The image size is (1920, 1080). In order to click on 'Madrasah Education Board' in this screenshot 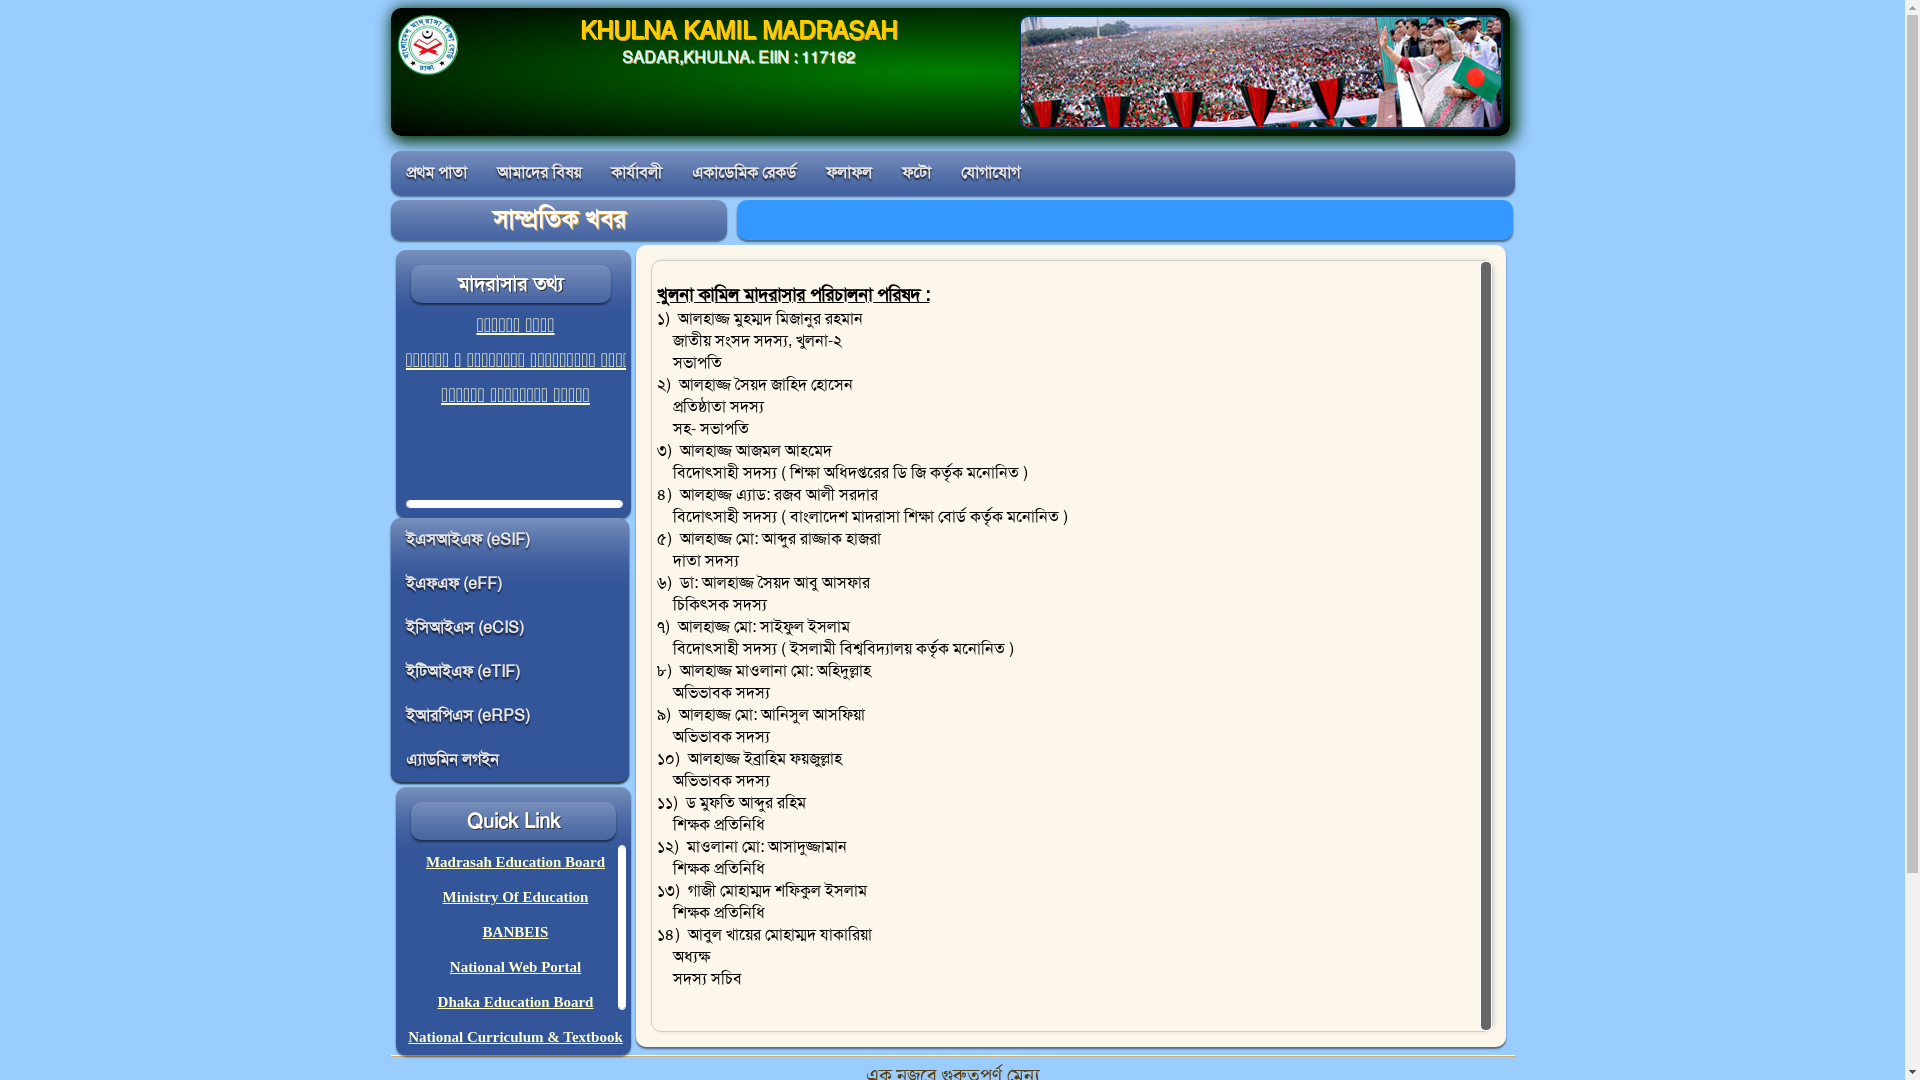, I will do `click(515, 860)`.